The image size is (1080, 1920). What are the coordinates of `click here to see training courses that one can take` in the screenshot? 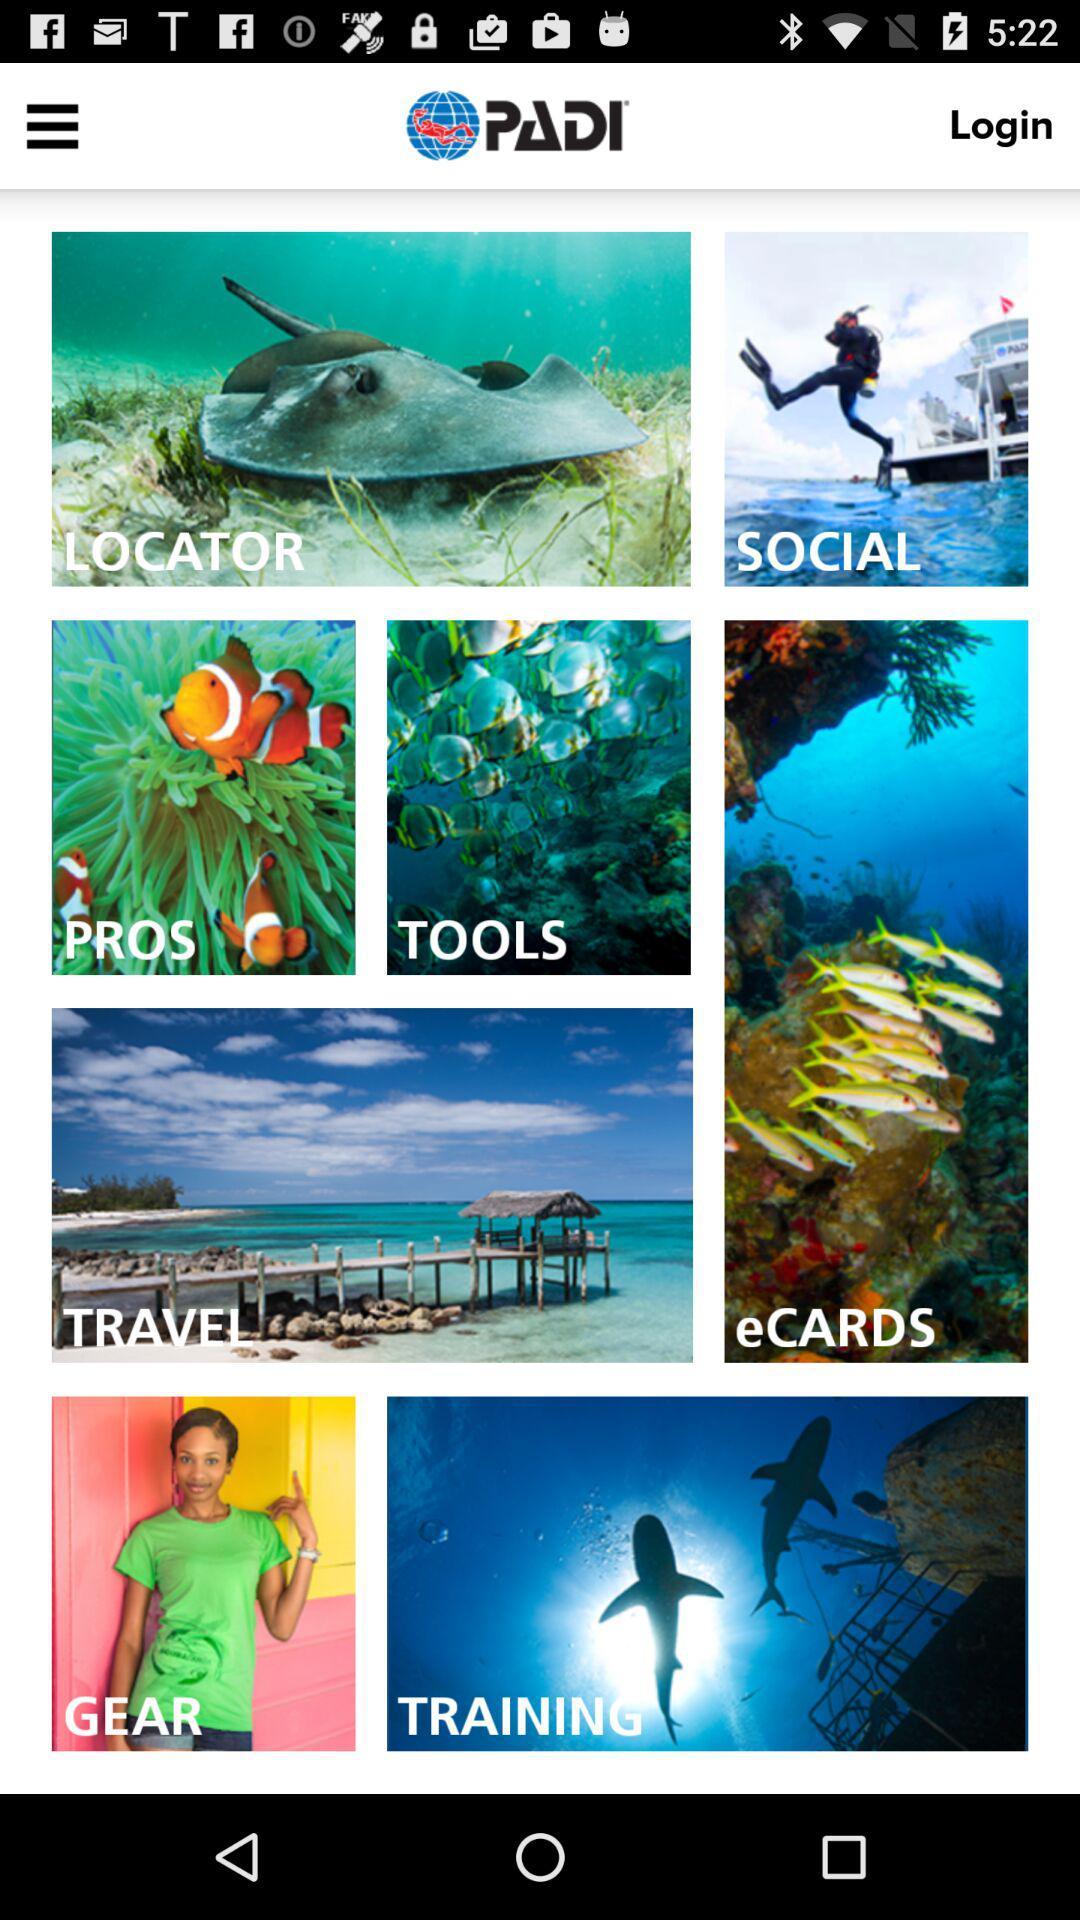 It's located at (706, 1572).